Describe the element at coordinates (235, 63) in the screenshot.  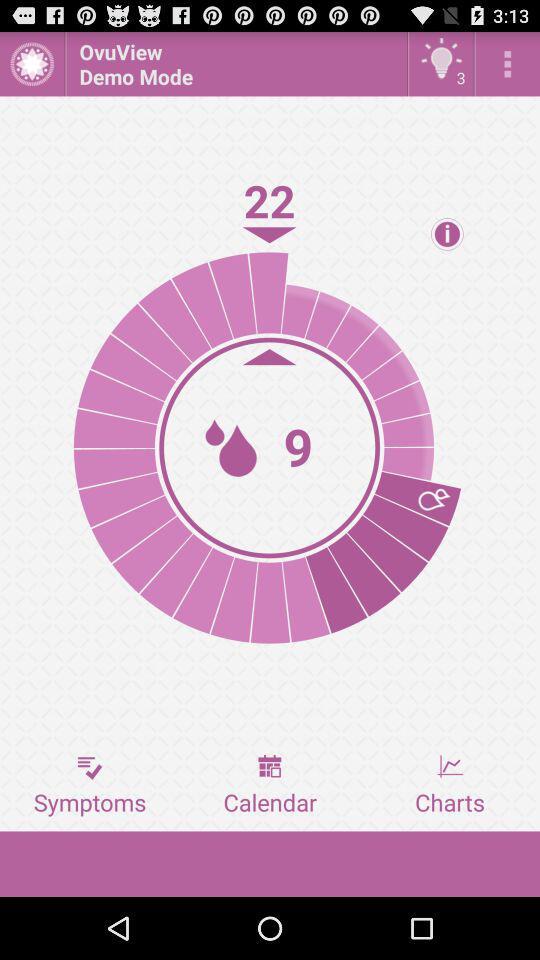
I see `icon at the top` at that location.